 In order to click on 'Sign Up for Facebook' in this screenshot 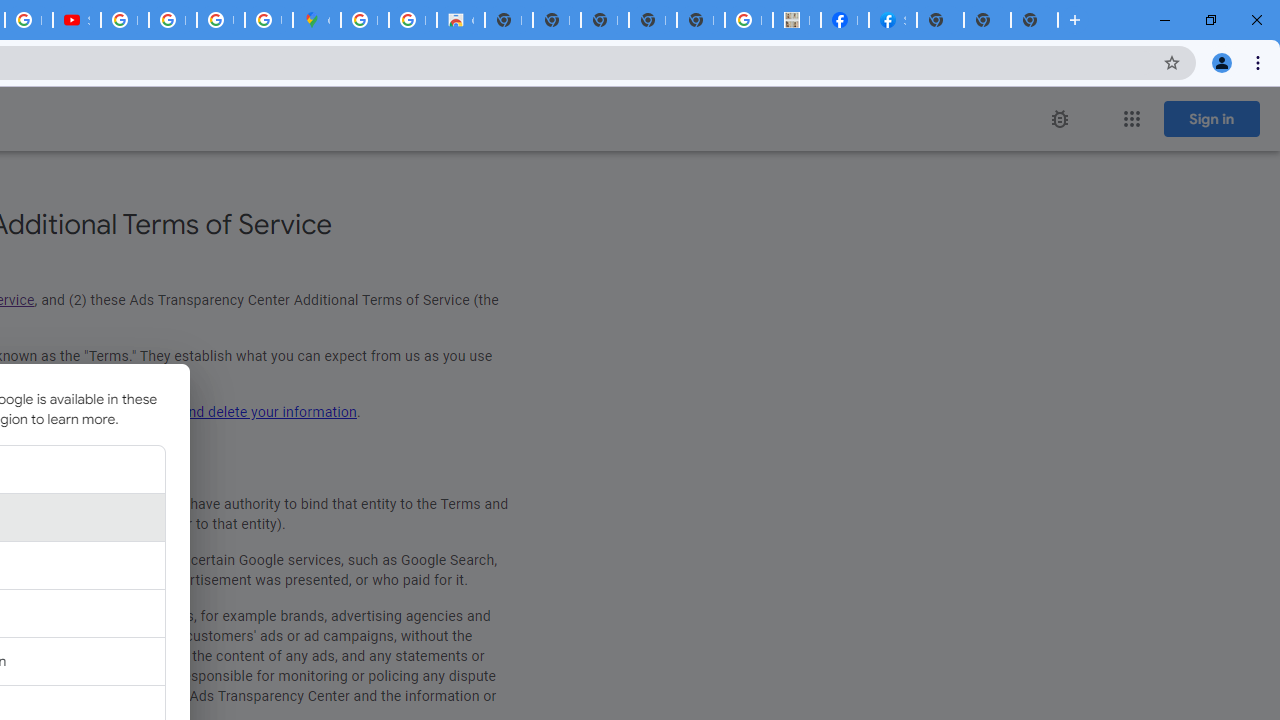, I will do `click(891, 20)`.